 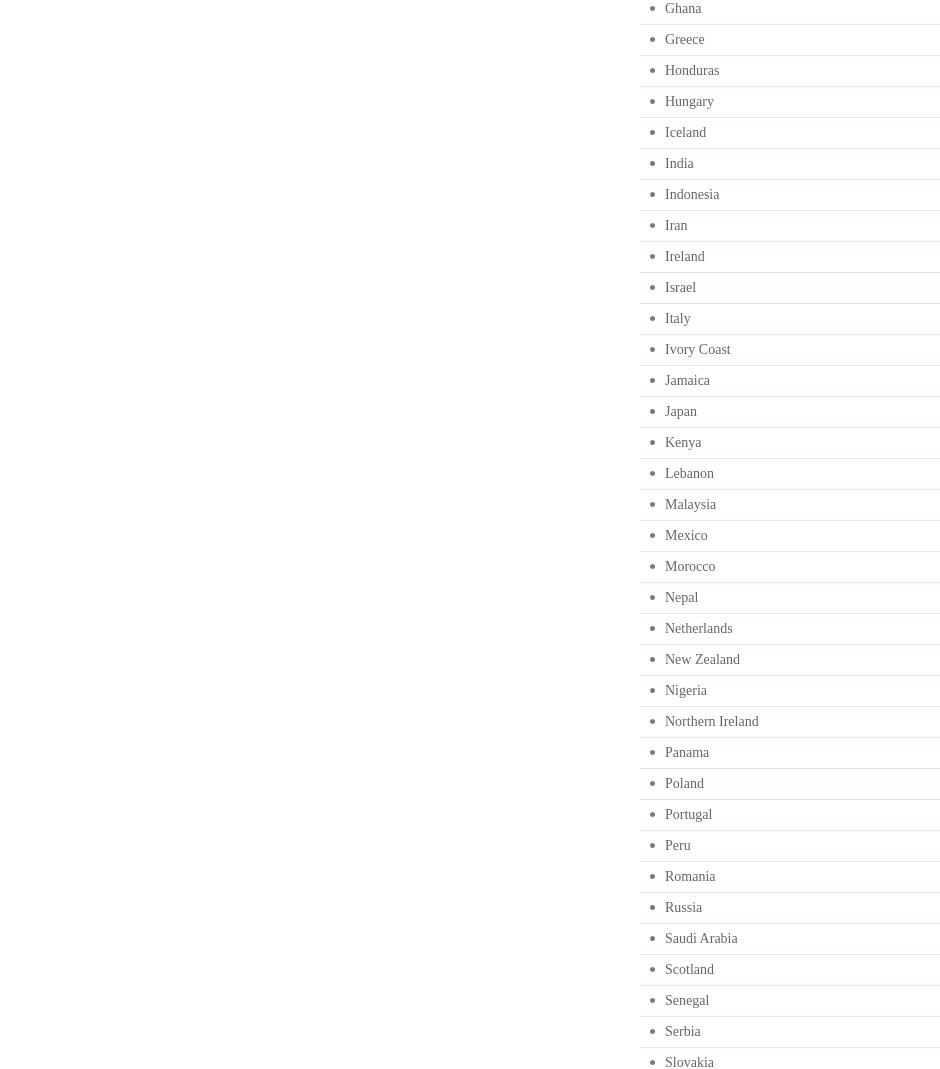 I want to click on 'New Zealand', so click(x=664, y=658).